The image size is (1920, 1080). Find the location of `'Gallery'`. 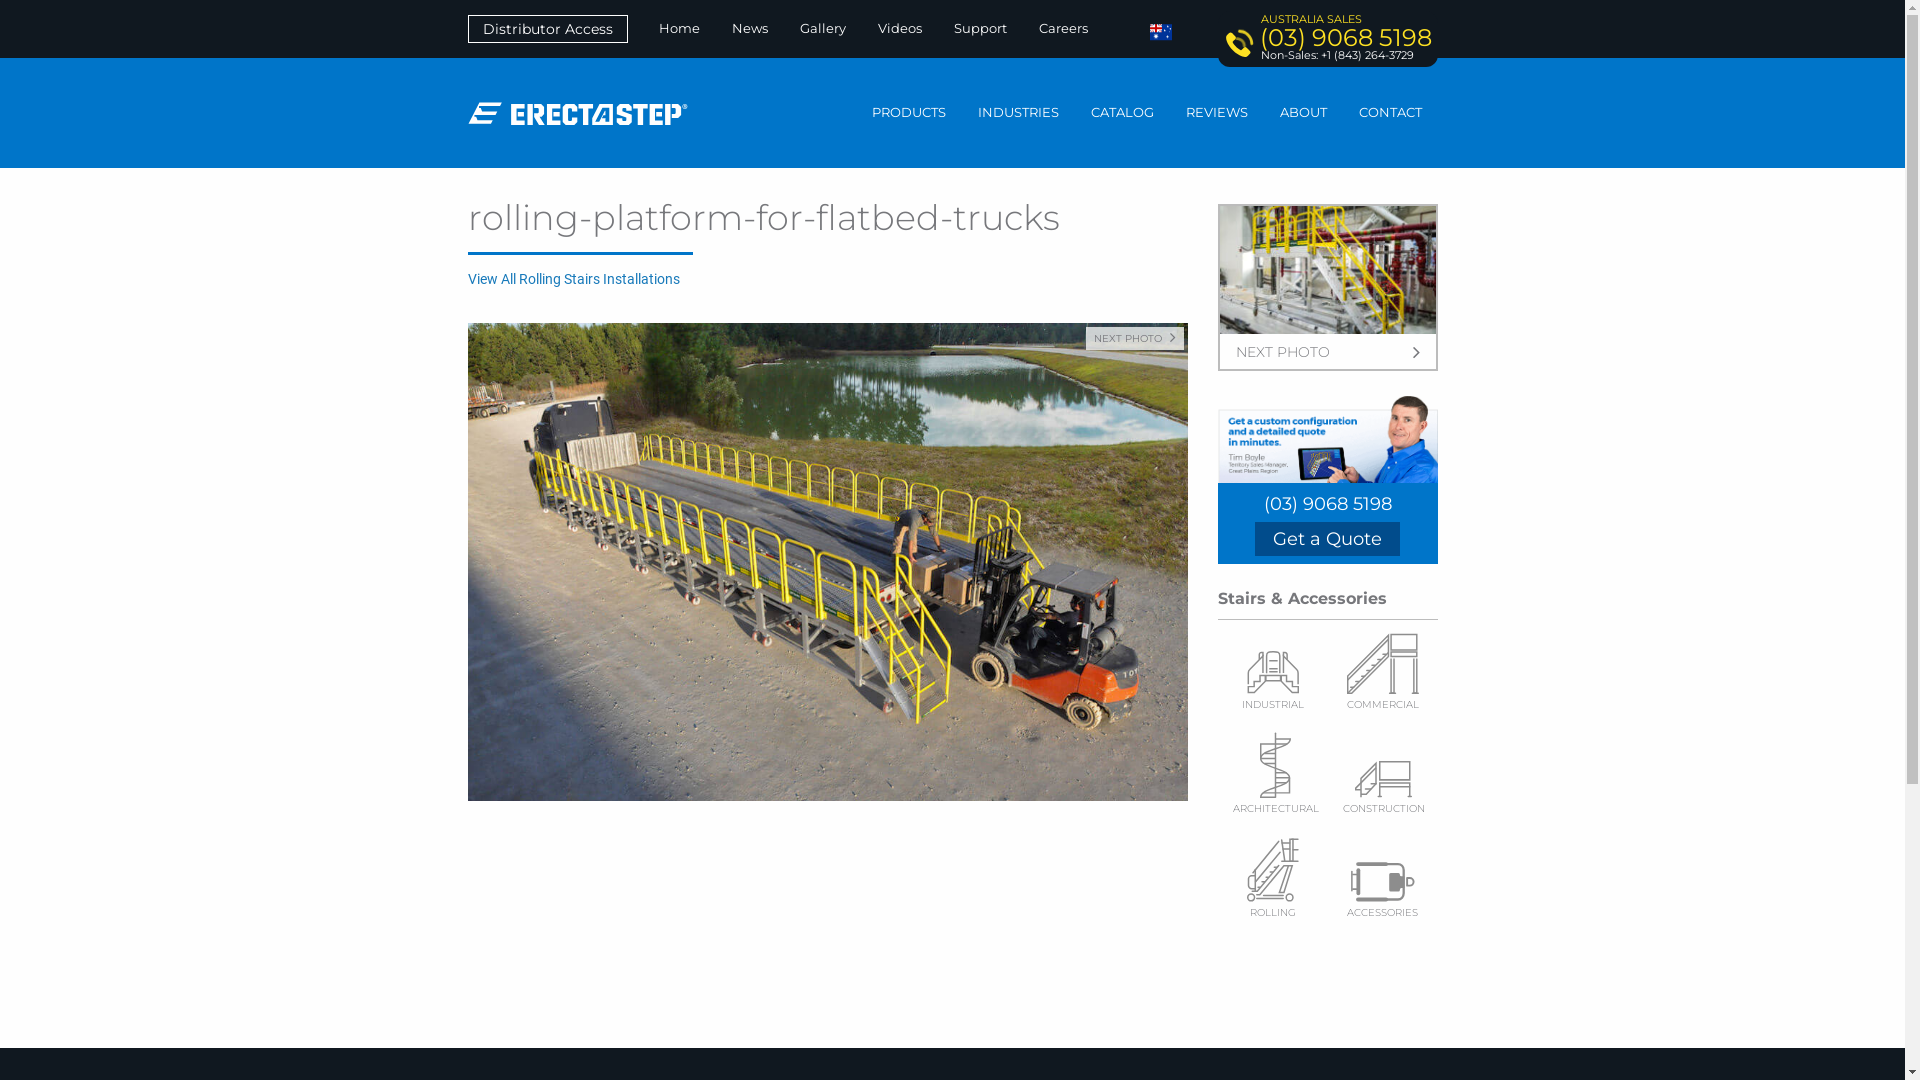

'Gallery' is located at coordinates (822, 28).